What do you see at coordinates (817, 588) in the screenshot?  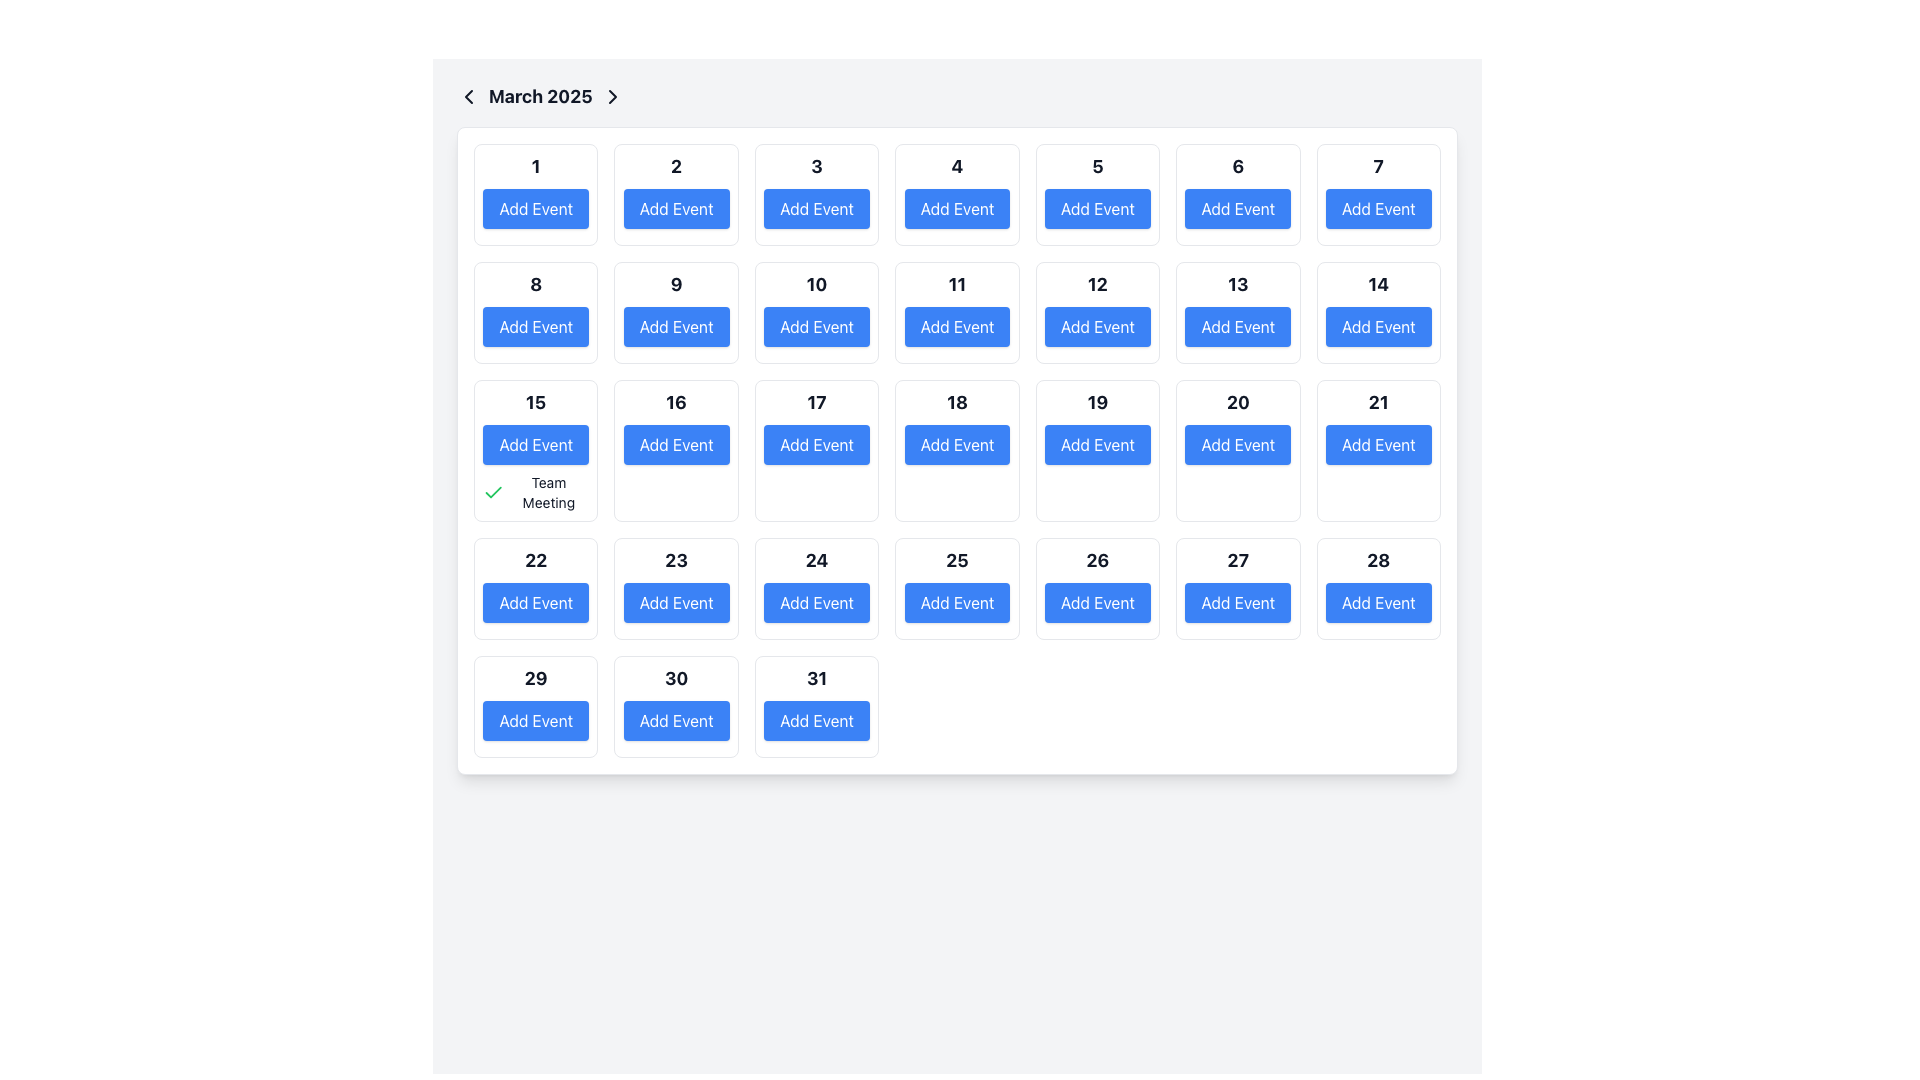 I see `the 'Add Event' button located in the Calendar day cell for March 24th, which is in the fourth row and fourth column of the calendar grid` at bounding box center [817, 588].